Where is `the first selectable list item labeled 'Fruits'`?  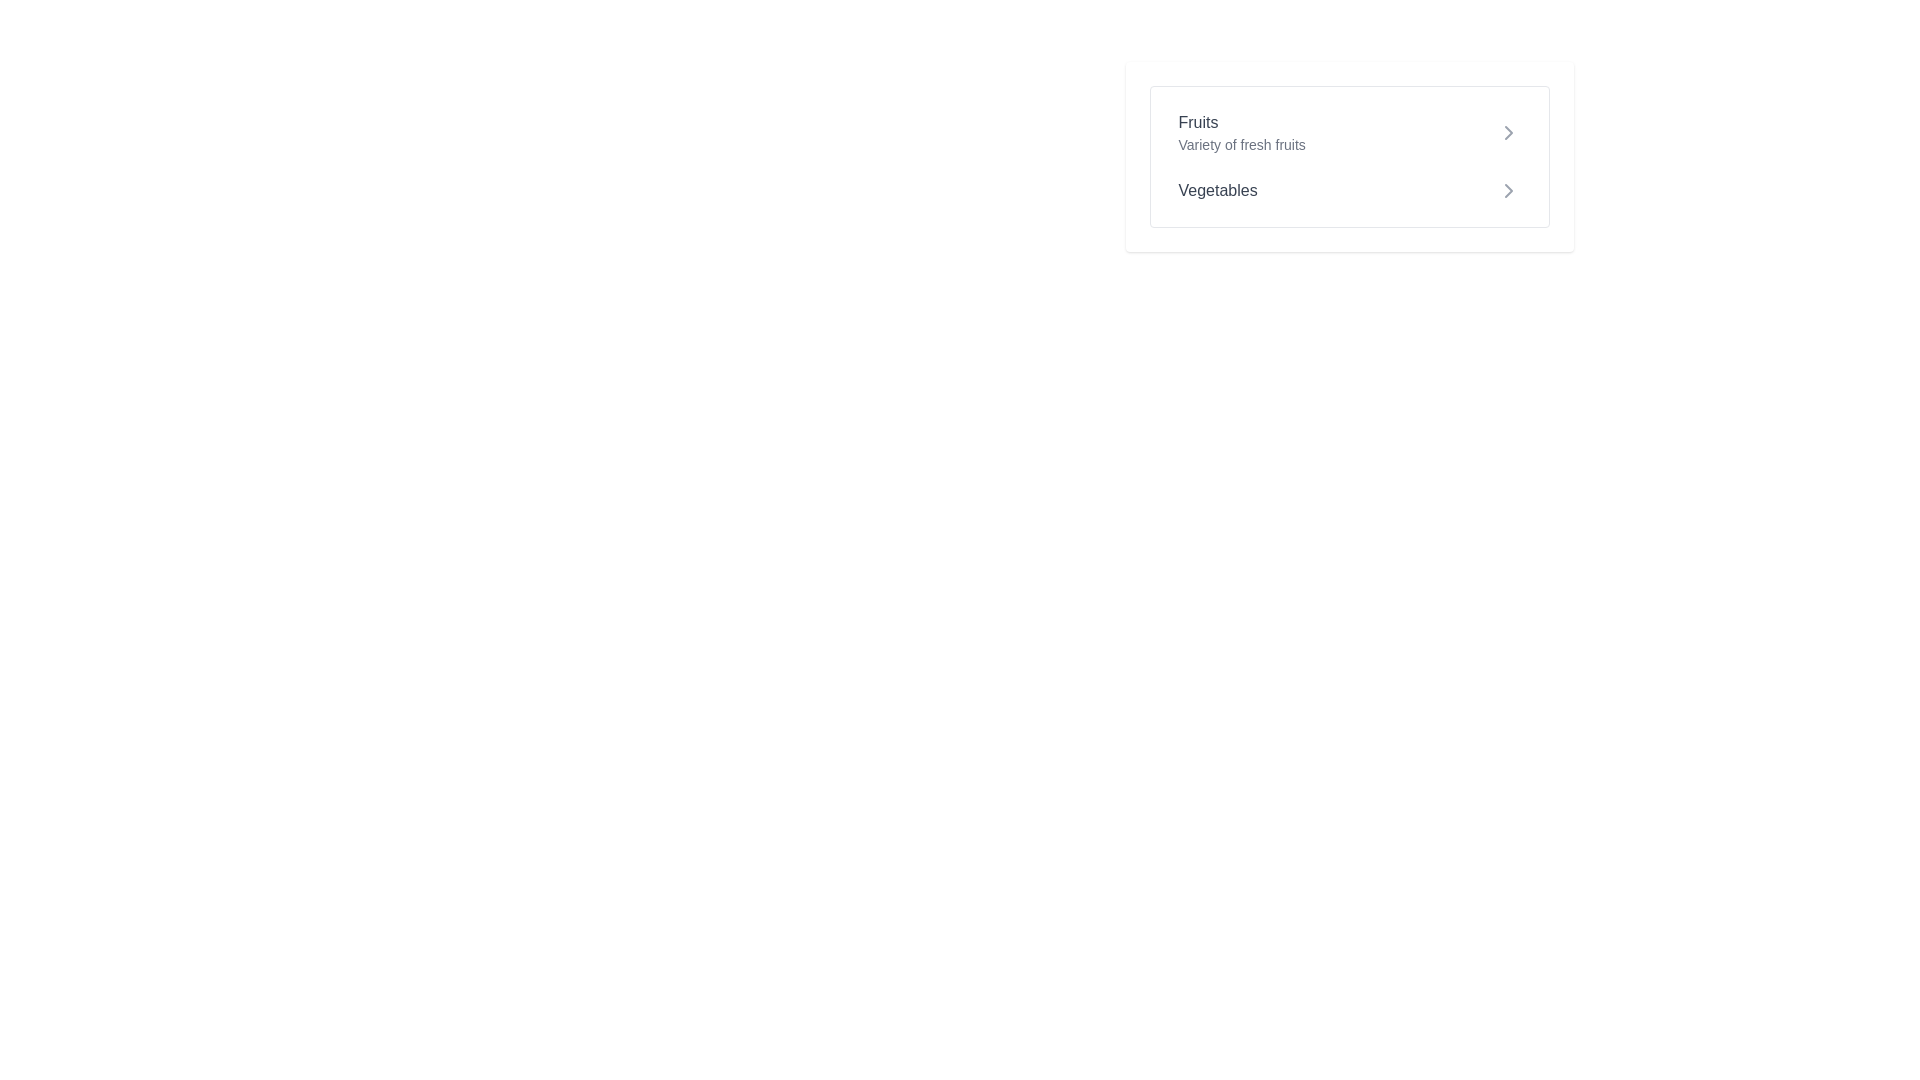
the first selectable list item labeled 'Fruits' is located at coordinates (1349, 132).